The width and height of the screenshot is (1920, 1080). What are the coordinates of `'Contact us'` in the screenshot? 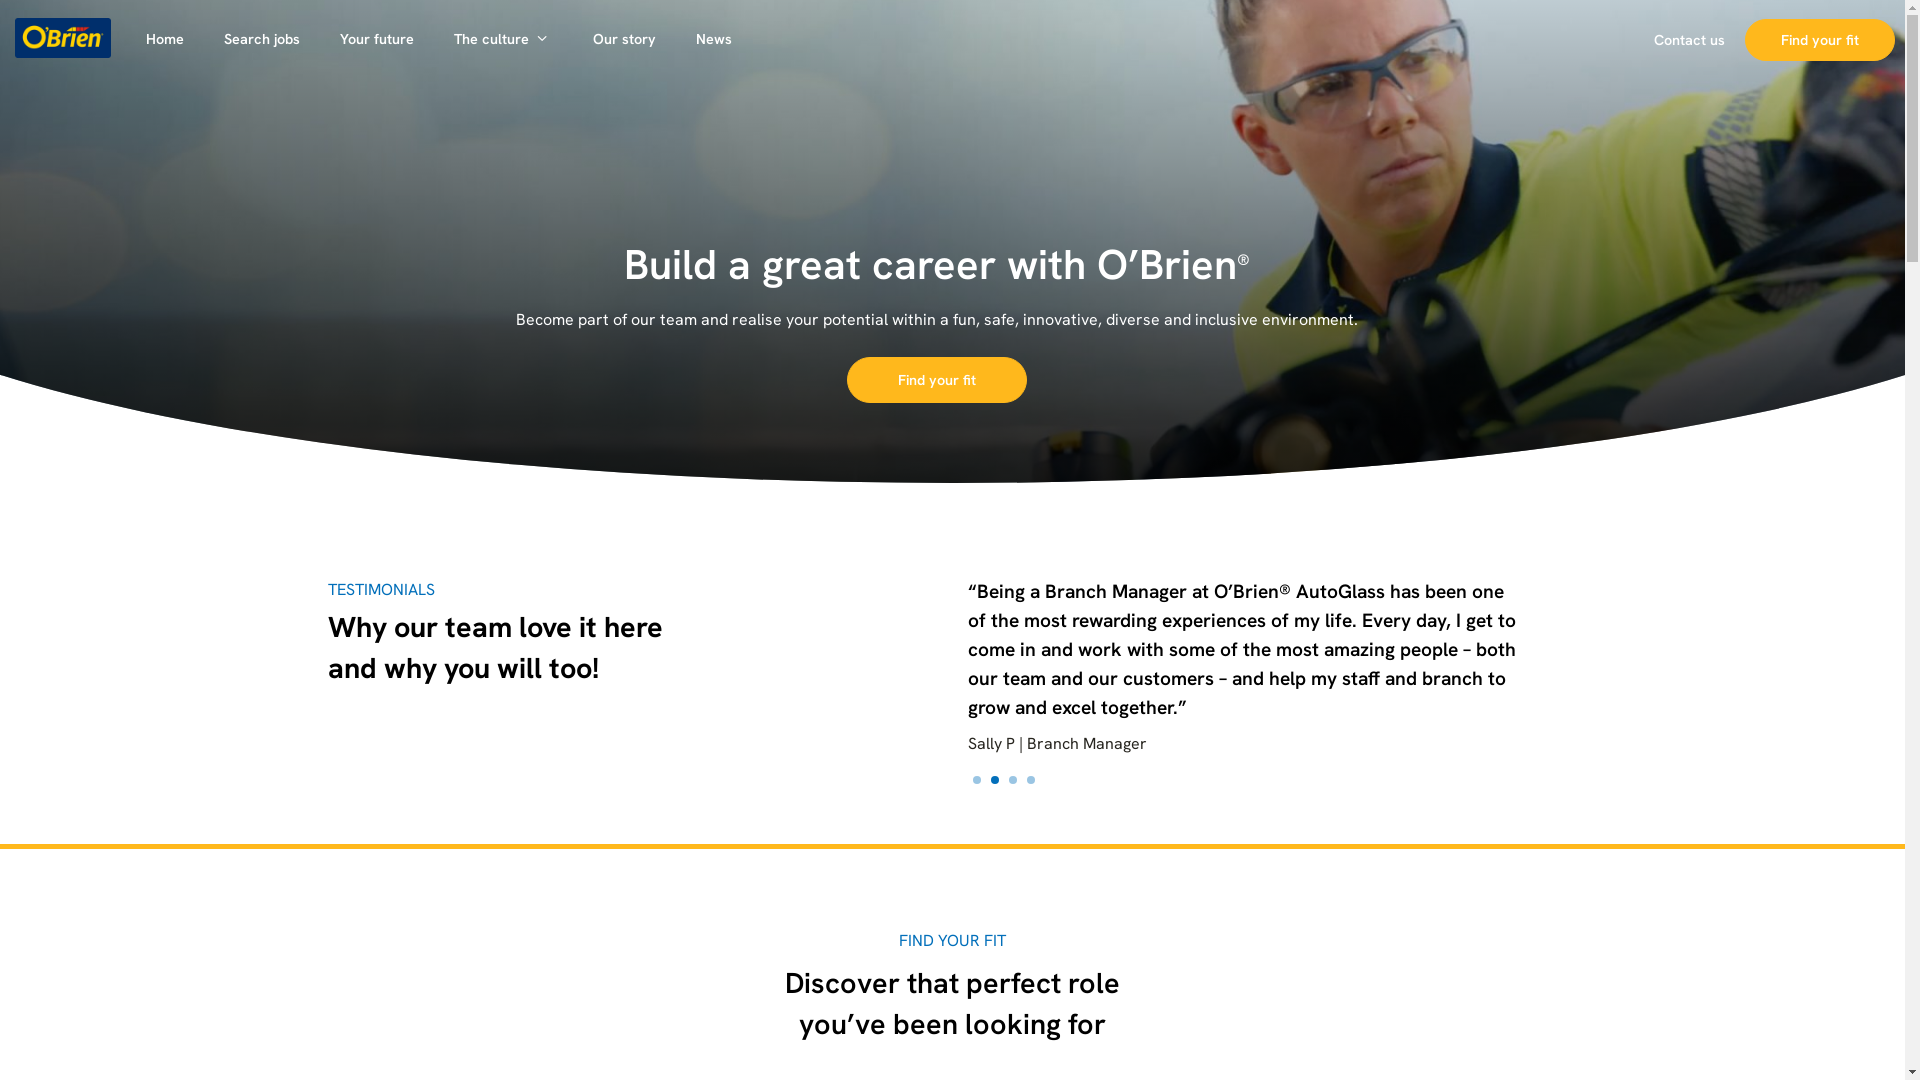 It's located at (1633, 39).